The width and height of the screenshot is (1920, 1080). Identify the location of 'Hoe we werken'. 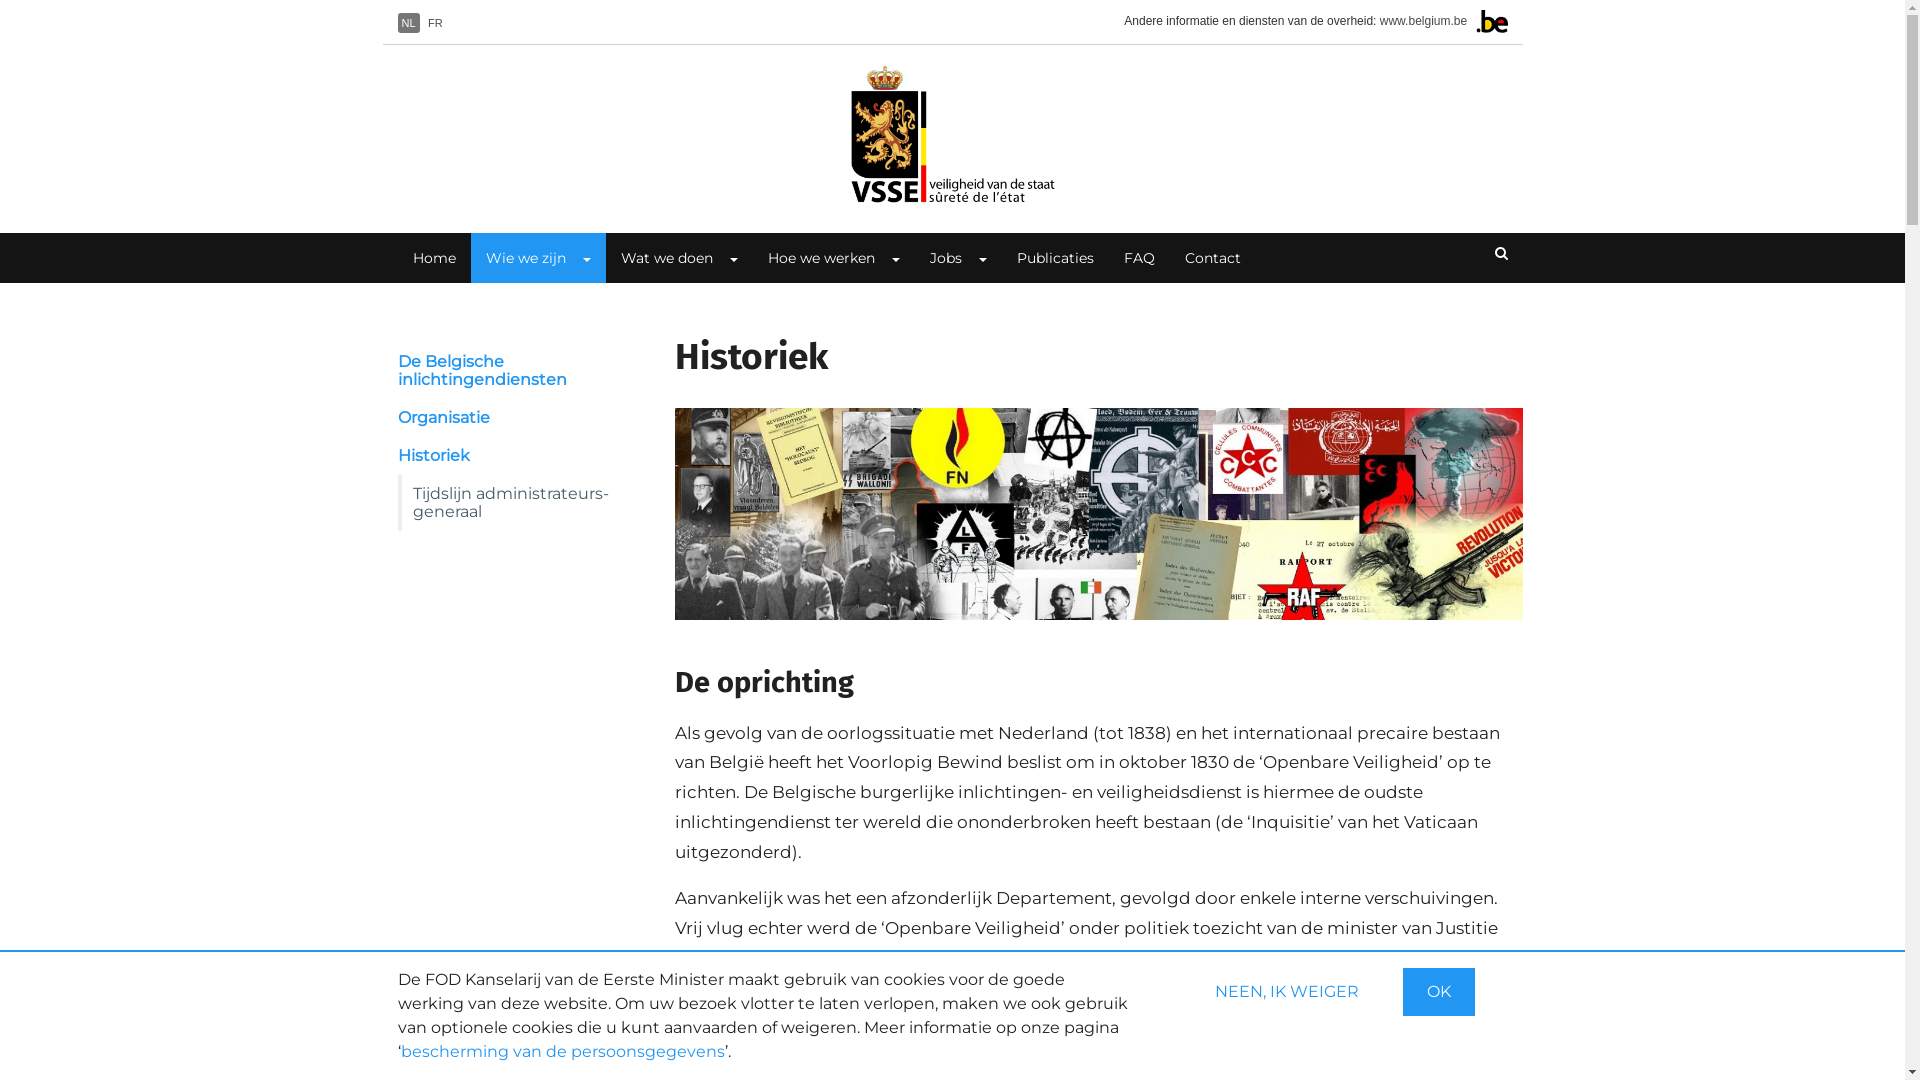
(751, 257).